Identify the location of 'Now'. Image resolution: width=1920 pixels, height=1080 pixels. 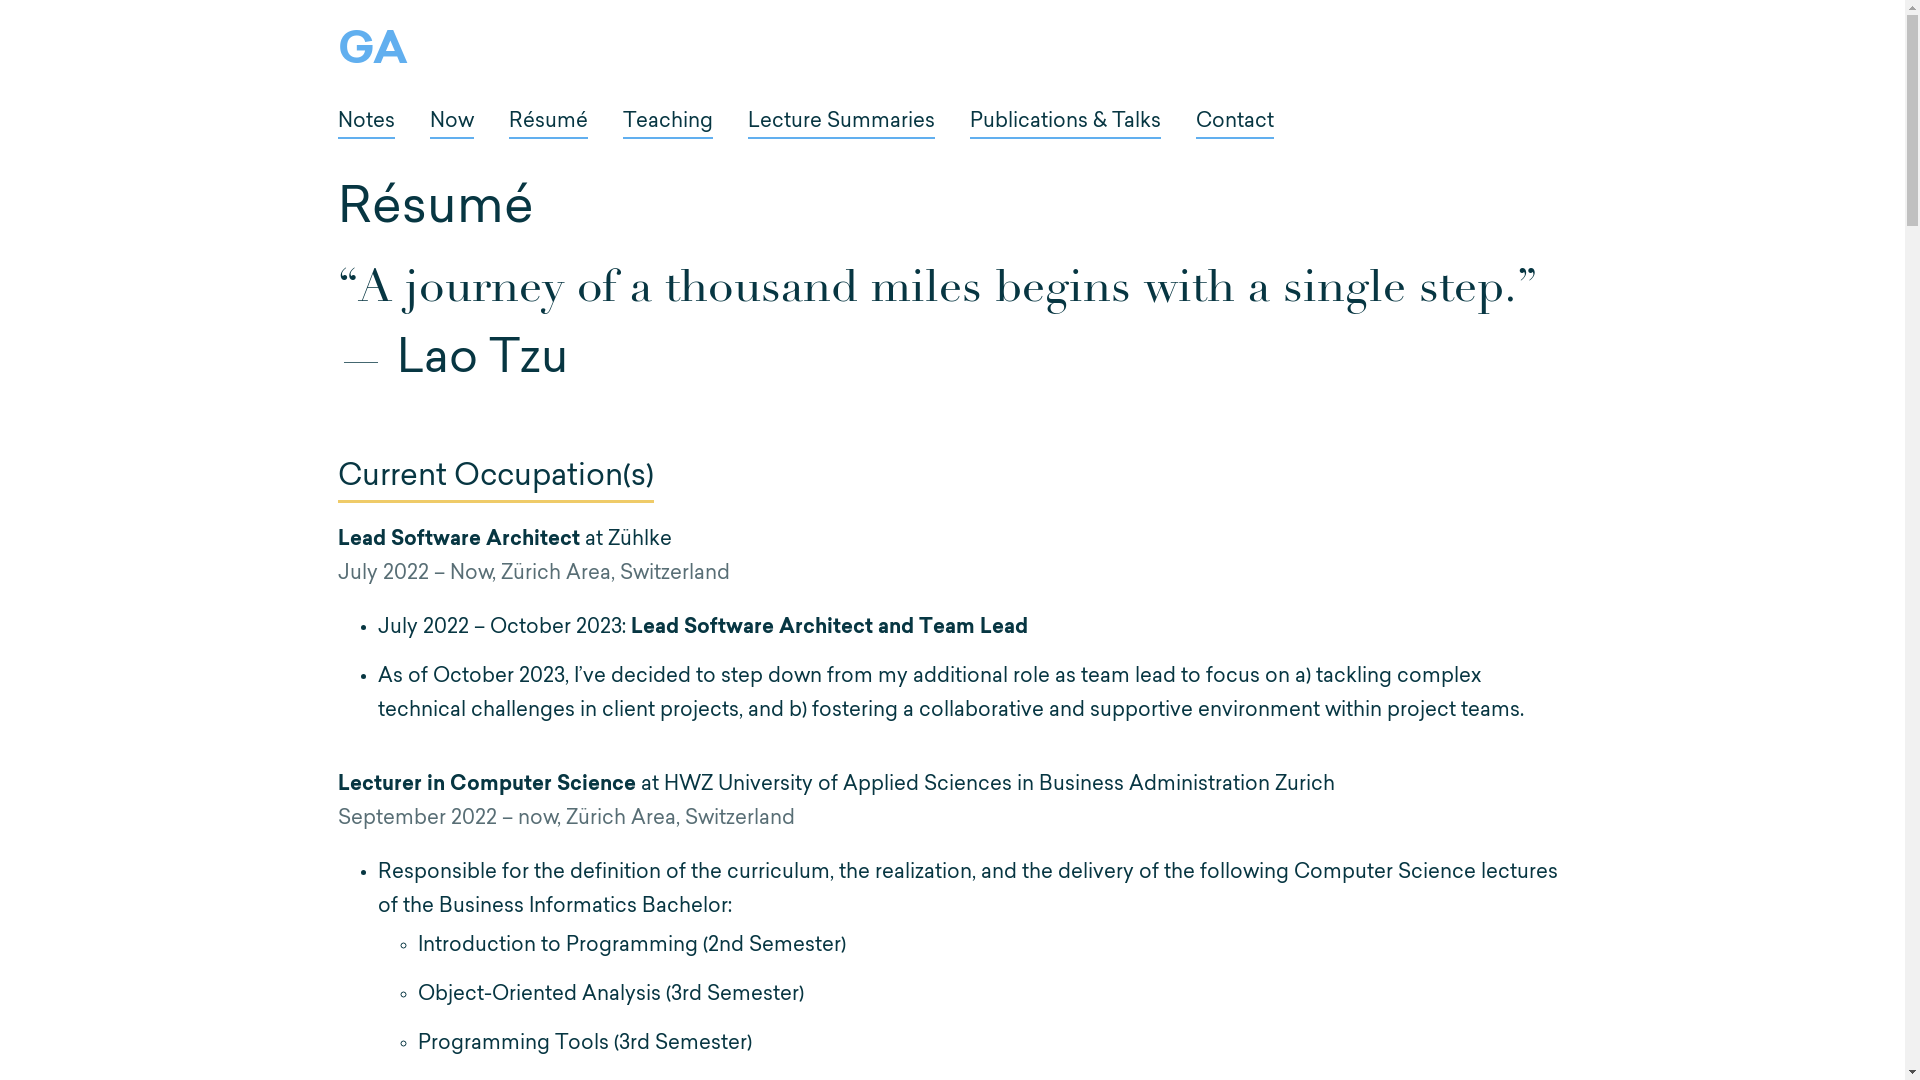
(450, 125).